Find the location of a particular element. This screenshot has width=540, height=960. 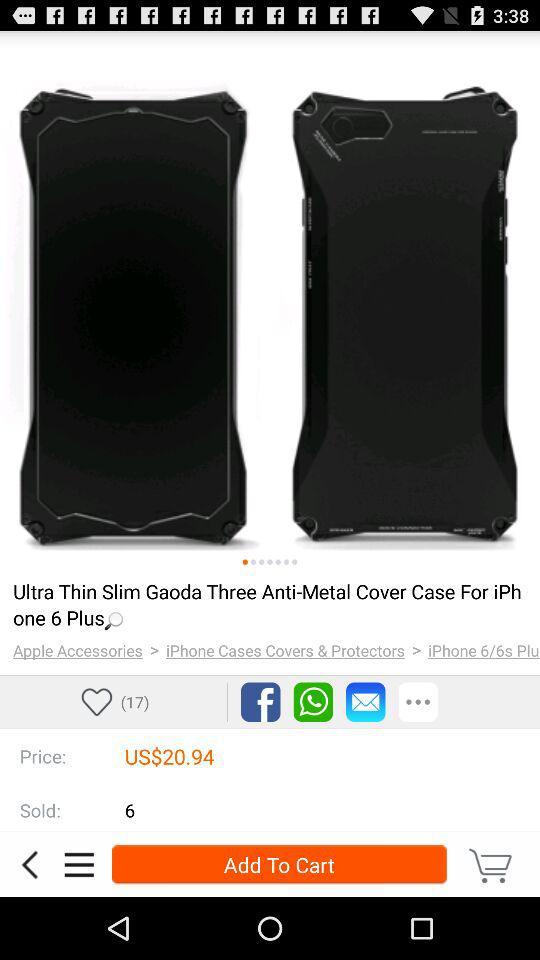

facebook is located at coordinates (260, 702).